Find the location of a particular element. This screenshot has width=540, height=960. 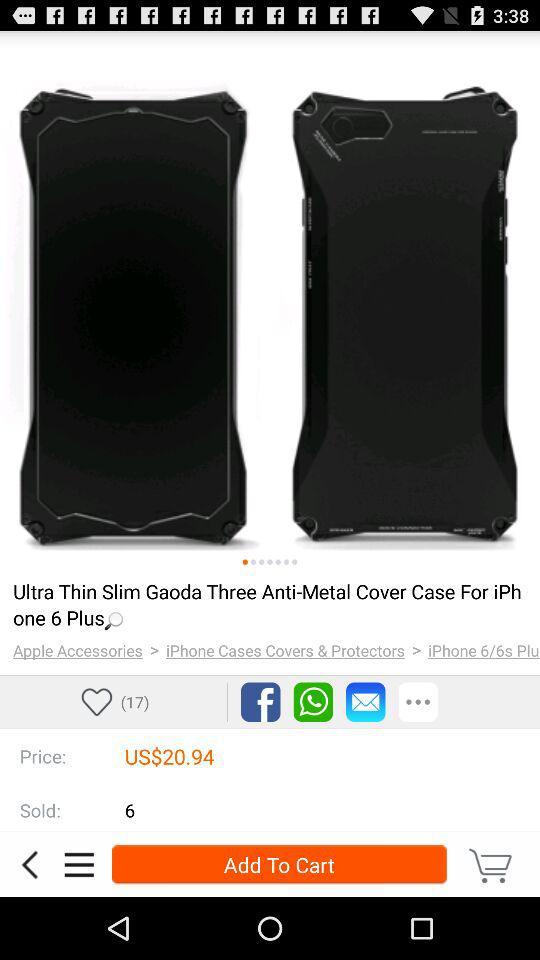

facebook is located at coordinates (260, 702).